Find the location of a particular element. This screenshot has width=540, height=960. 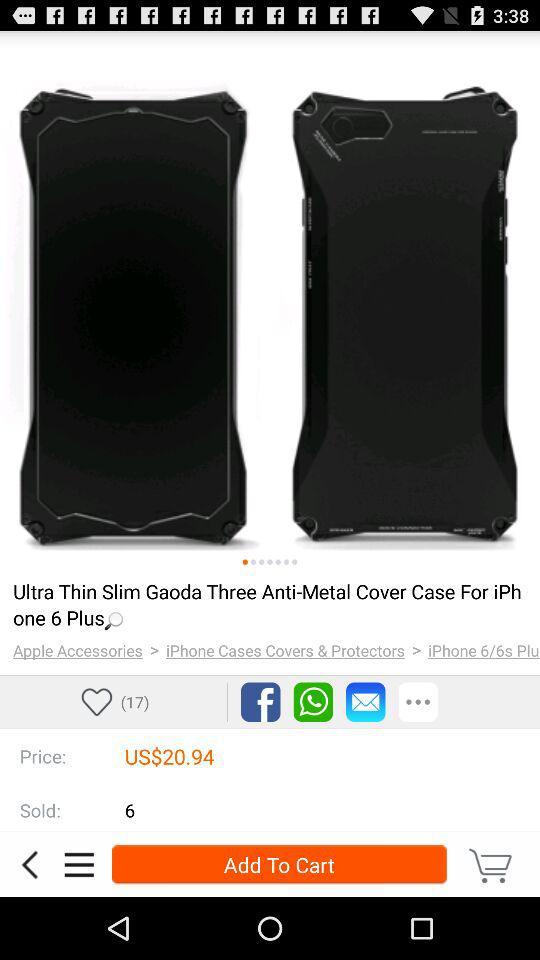

facebook is located at coordinates (260, 702).